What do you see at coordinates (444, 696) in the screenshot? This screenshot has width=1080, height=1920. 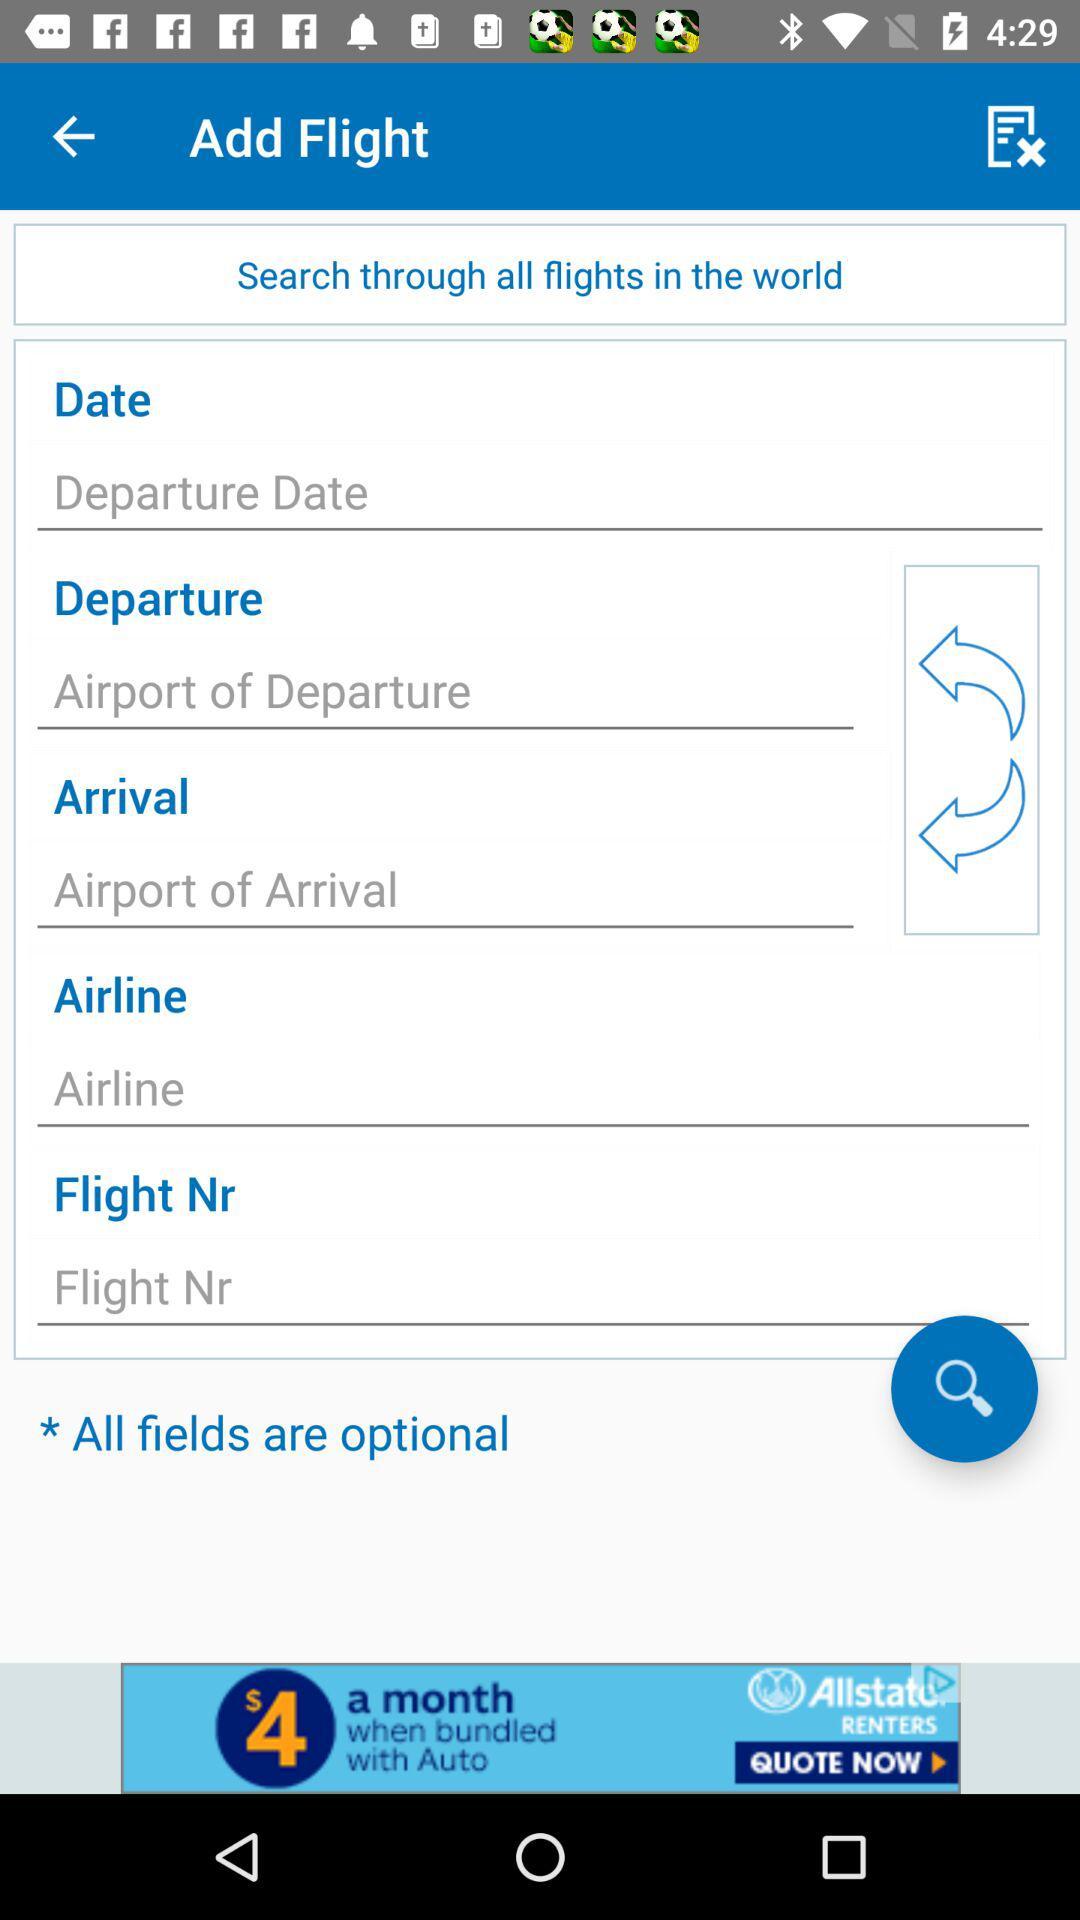 I see `application` at bounding box center [444, 696].